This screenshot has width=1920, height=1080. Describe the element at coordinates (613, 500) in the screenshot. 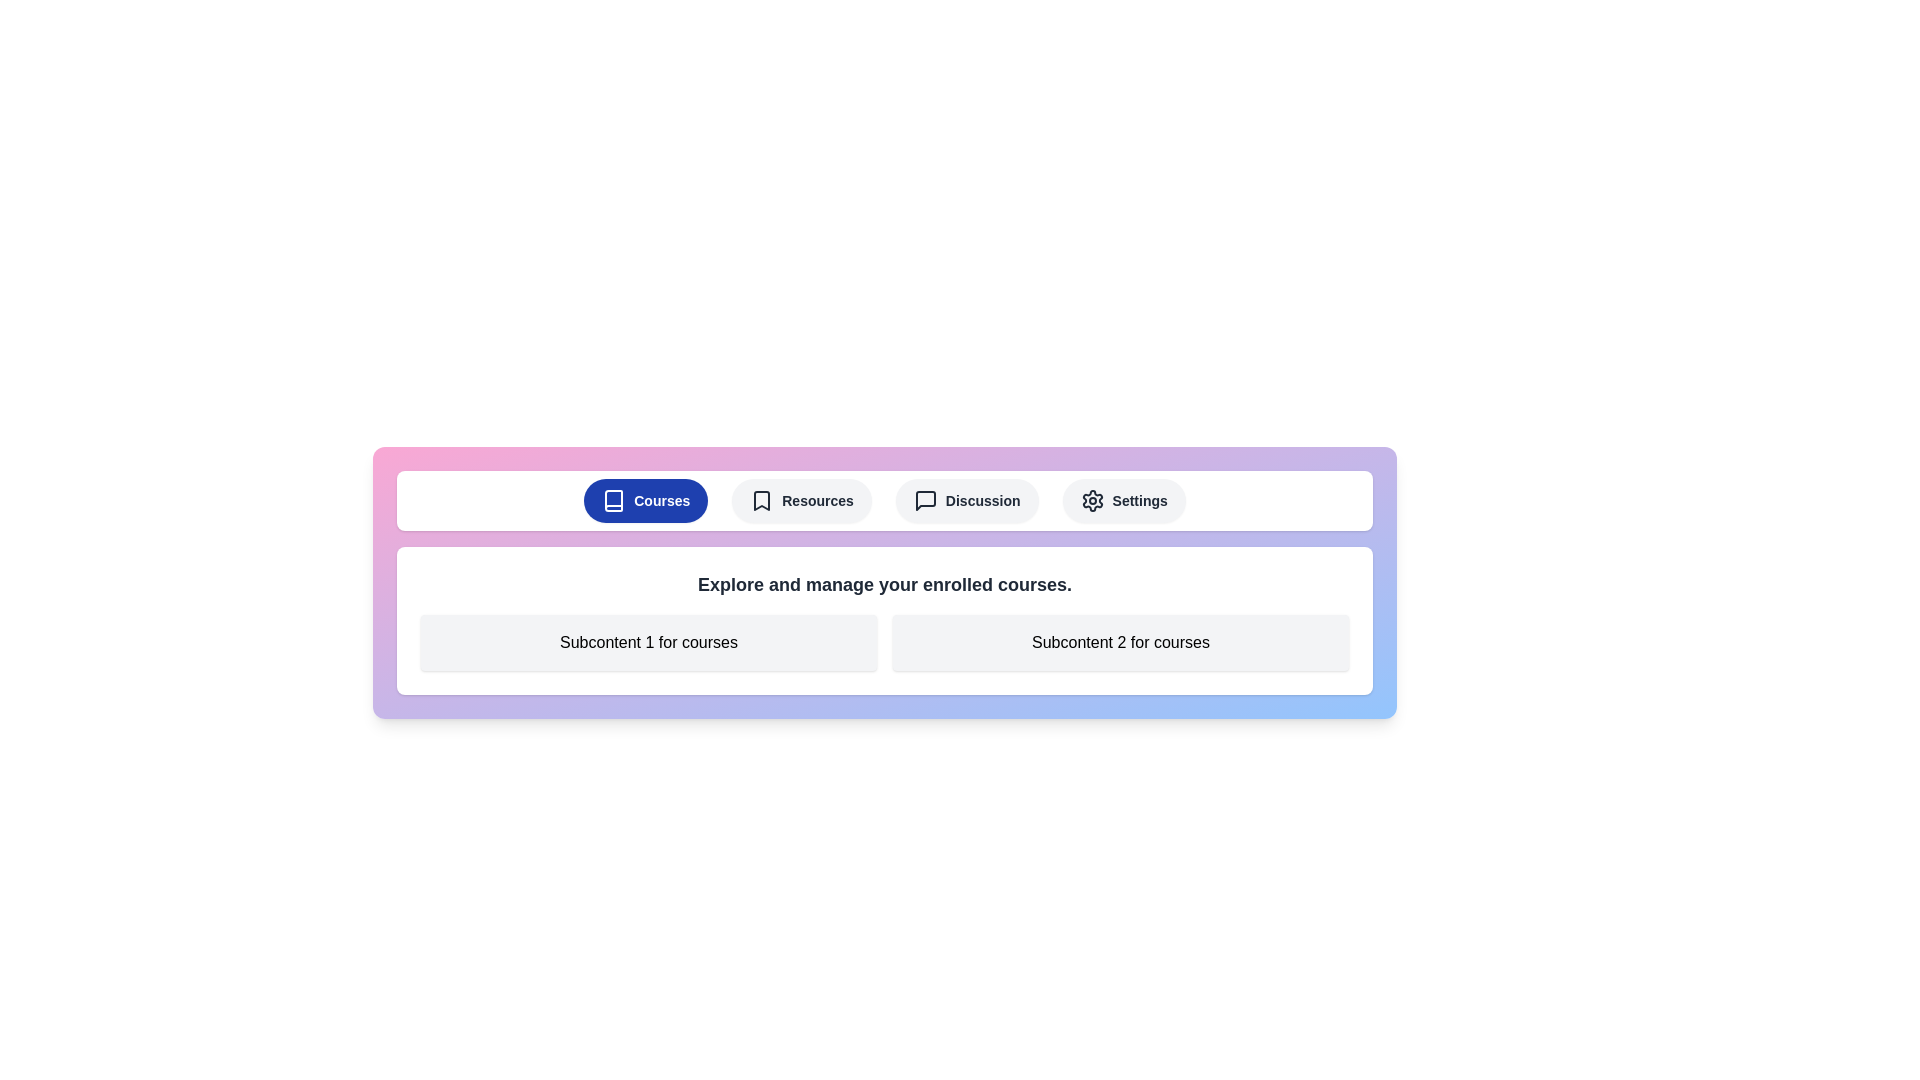

I see `the 'Courses' icon (SVG) located in the top-left section of the interface` at that location.